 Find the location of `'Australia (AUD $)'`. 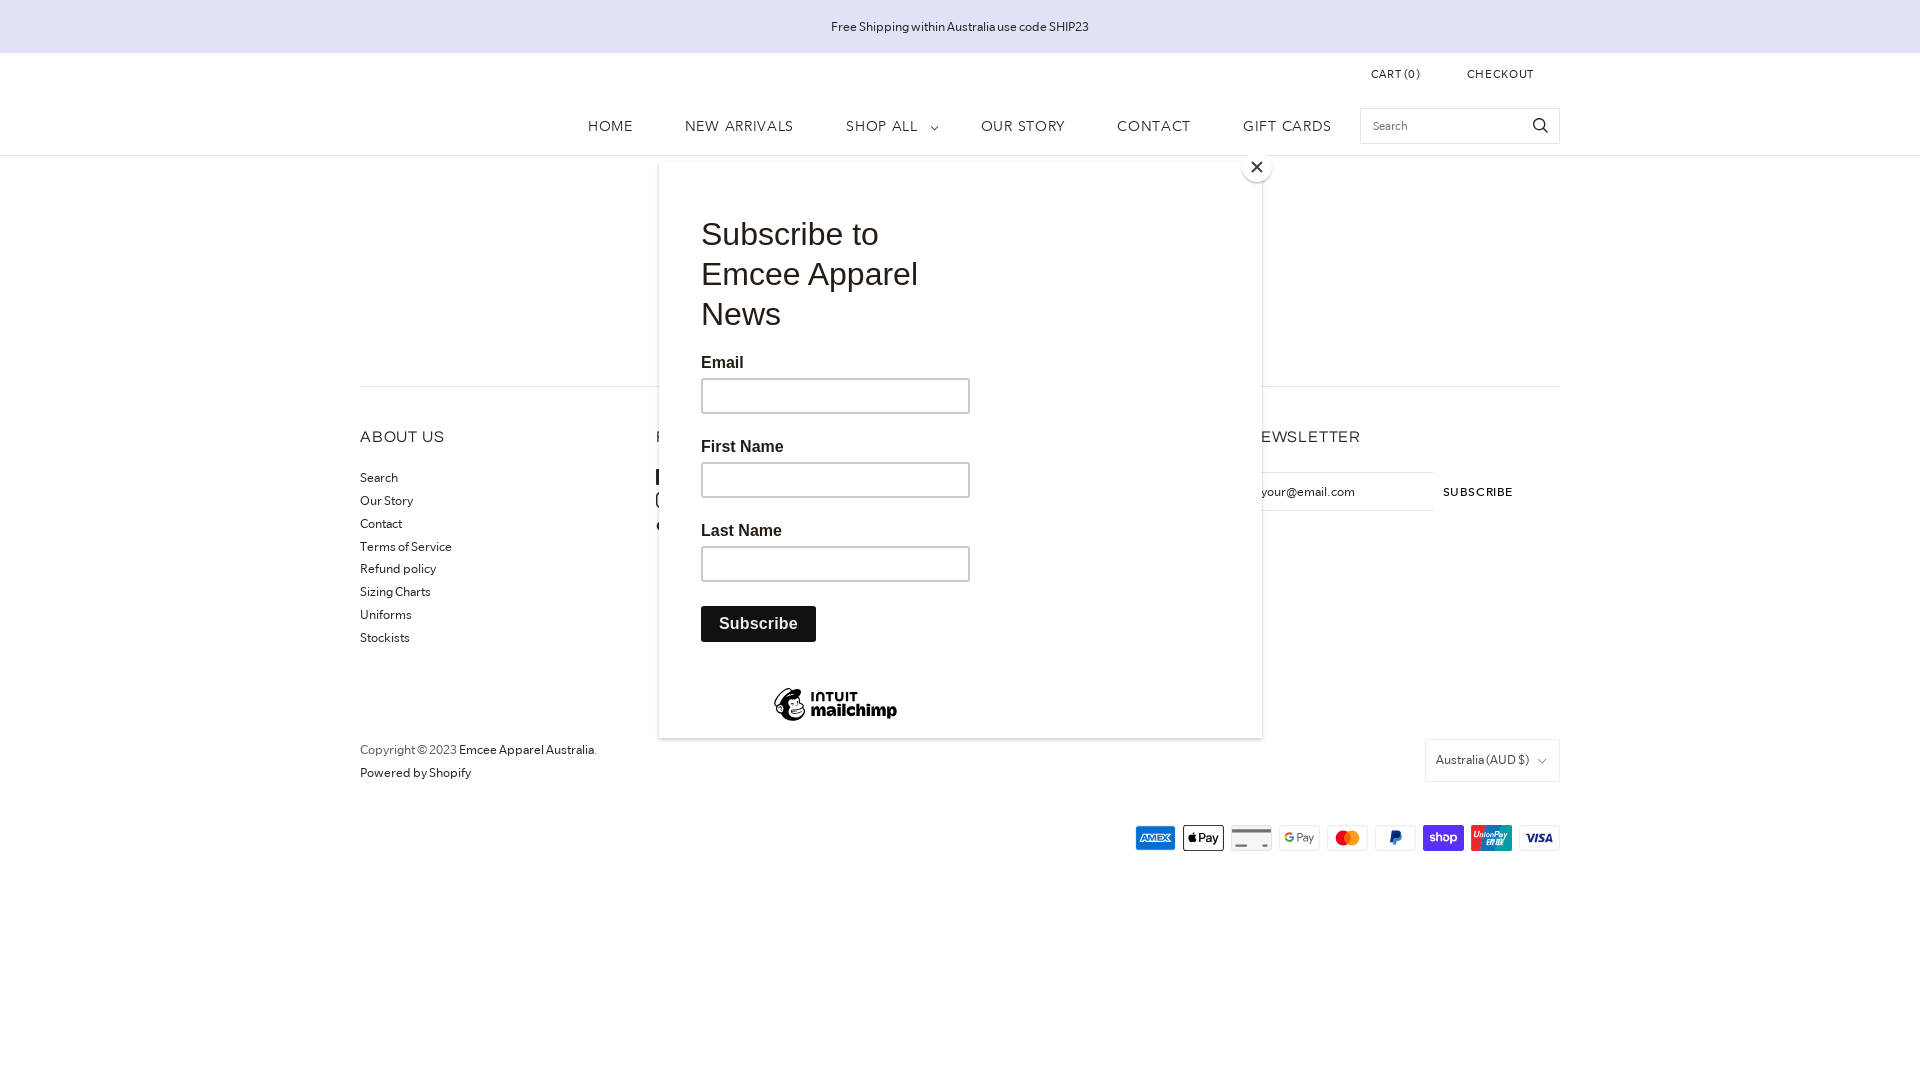

'Australia (AUD $)' is located at coordinates (1492, 760).